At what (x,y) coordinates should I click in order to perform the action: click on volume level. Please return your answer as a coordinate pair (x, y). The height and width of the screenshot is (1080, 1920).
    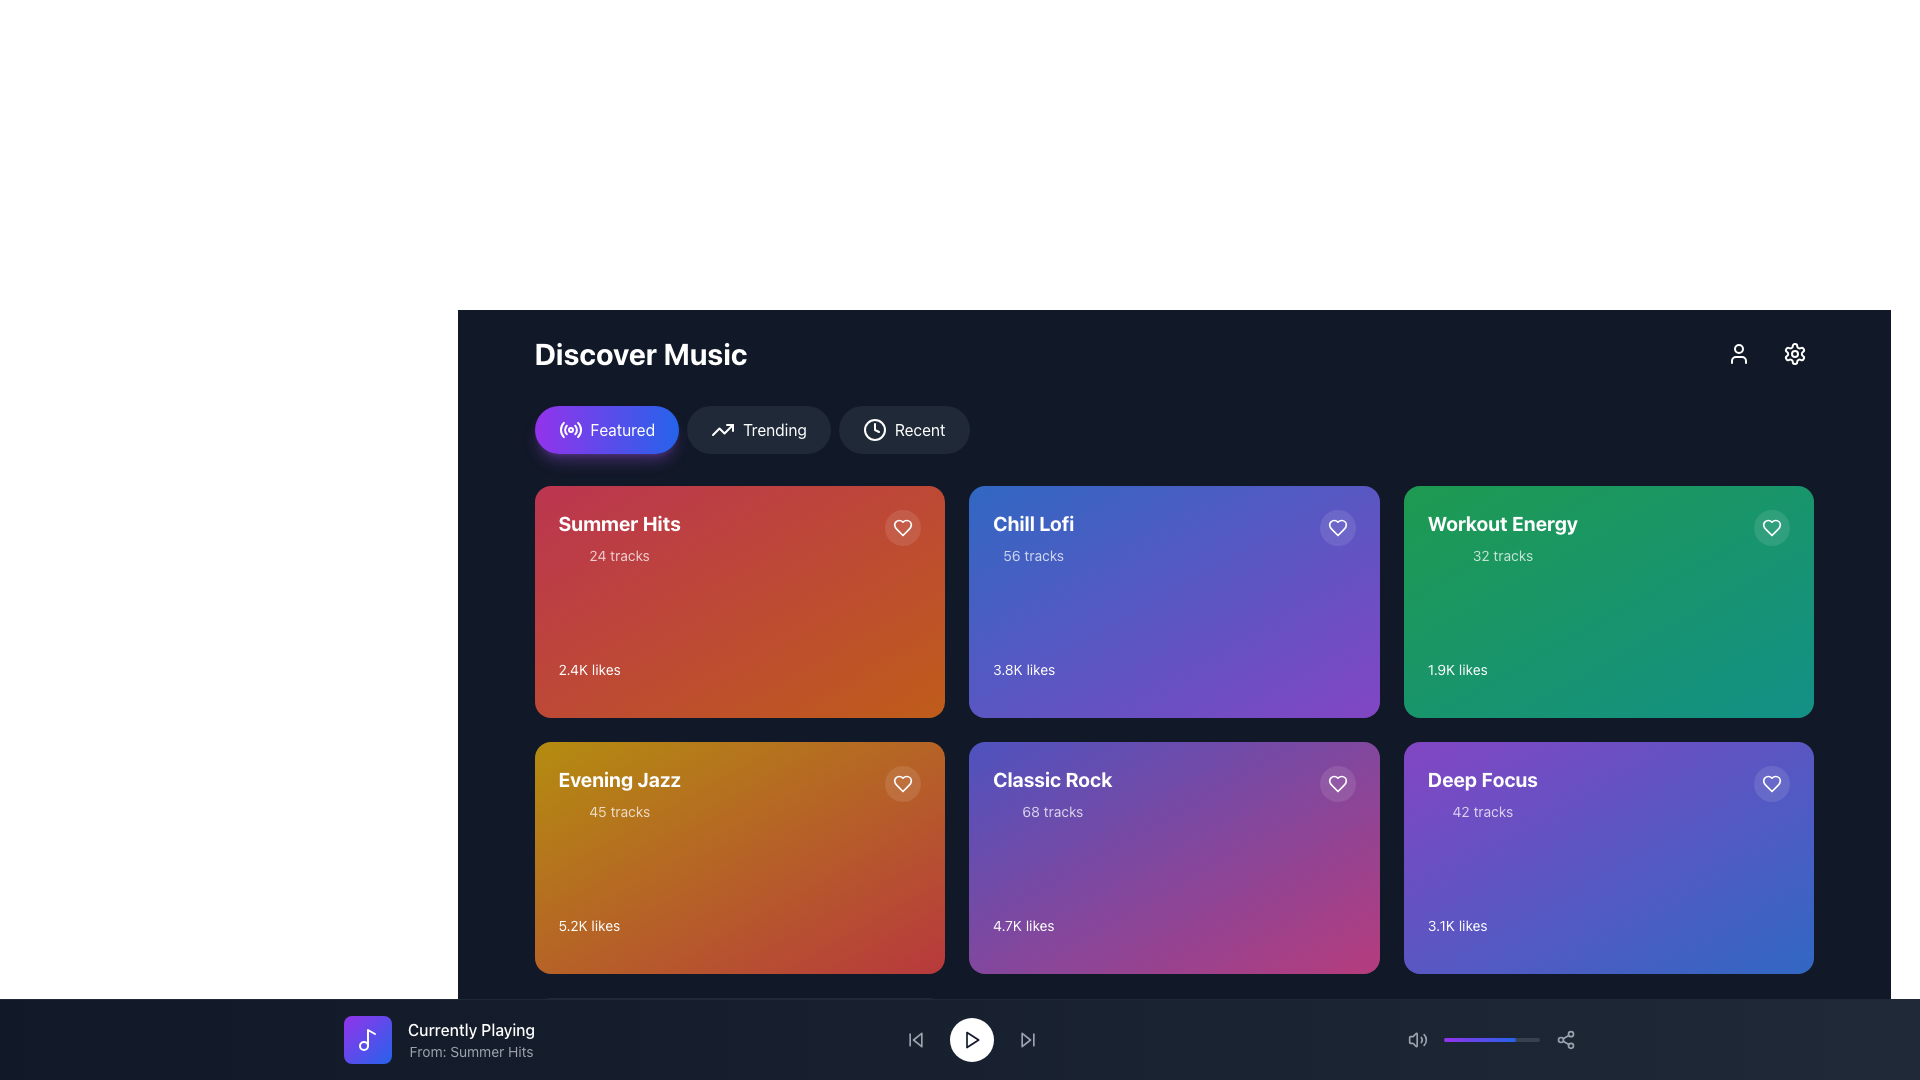
    Looking at the image, I should click on (1446, 1039).